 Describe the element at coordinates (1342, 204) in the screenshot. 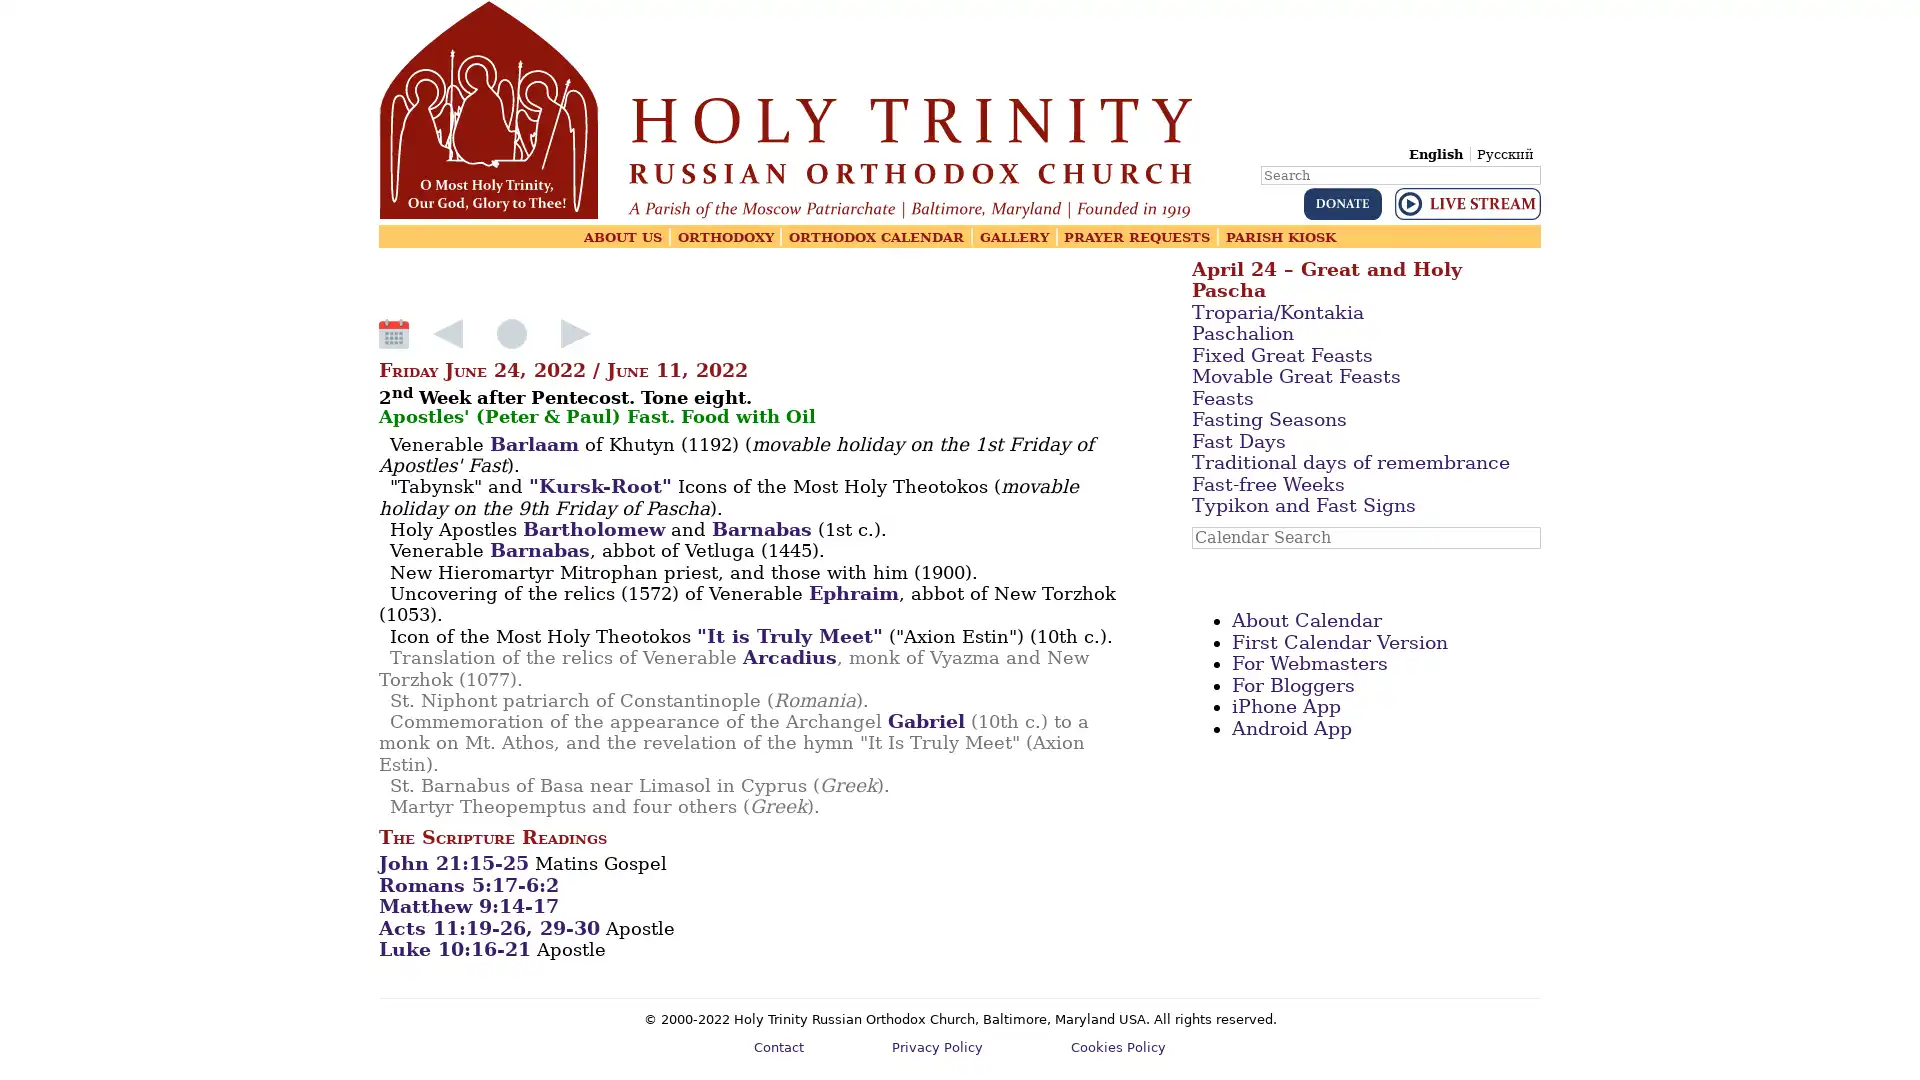

I see `PayPal - The safer, easier way to pay online!` at that location.